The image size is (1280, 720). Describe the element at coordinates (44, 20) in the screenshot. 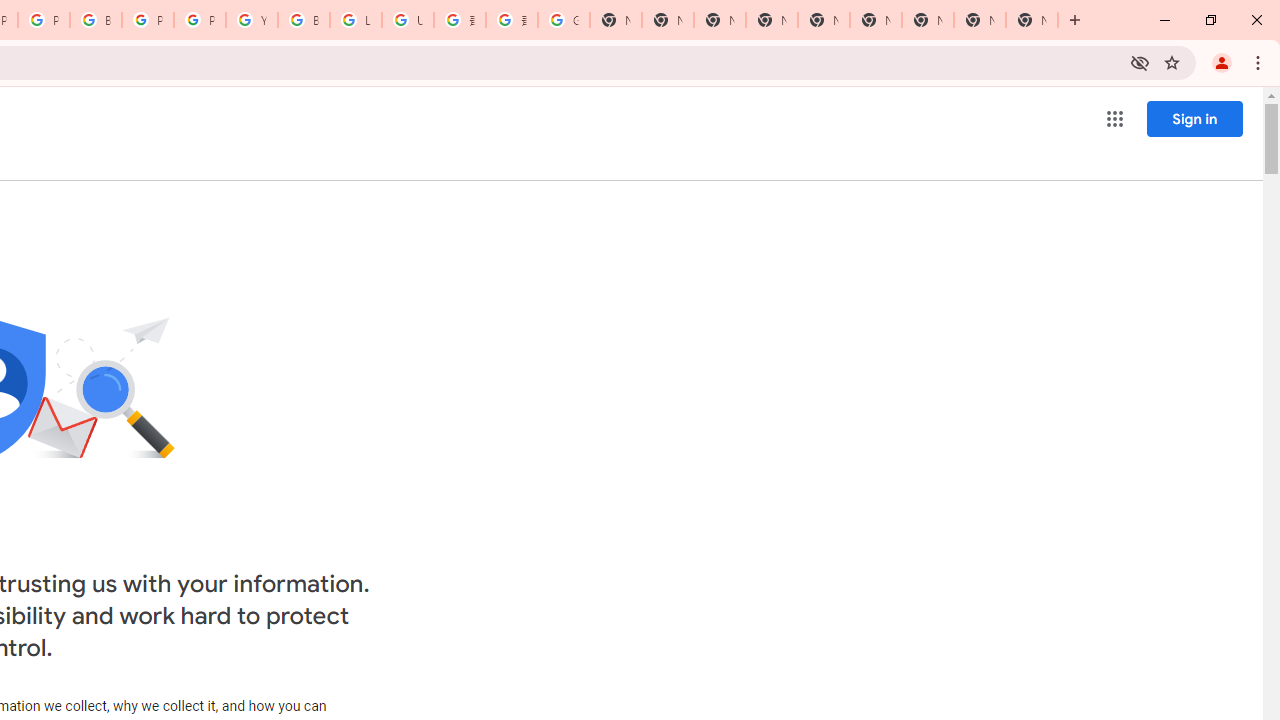

I see `'Privacy Help Center - Policies Help'` at that location.